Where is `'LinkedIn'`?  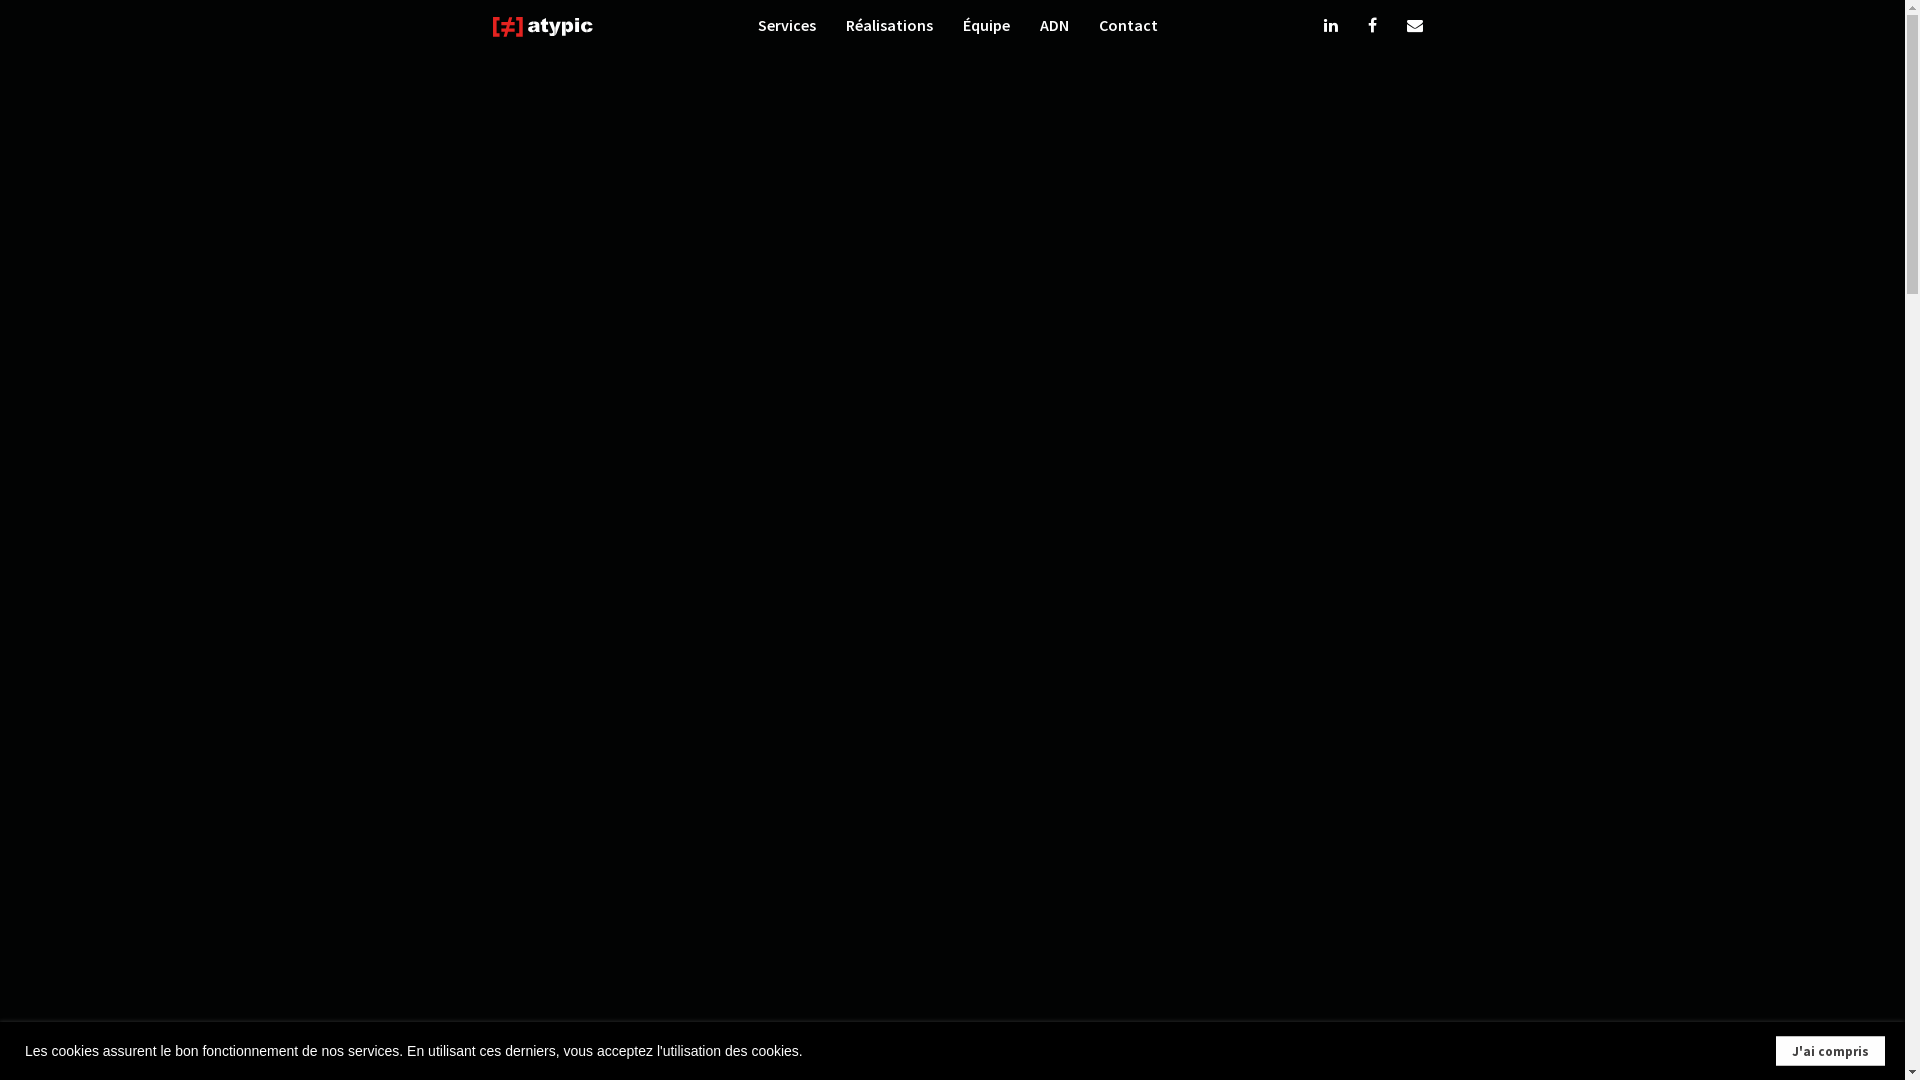 'LinkedIn' is located at coordinates (1330, 27).